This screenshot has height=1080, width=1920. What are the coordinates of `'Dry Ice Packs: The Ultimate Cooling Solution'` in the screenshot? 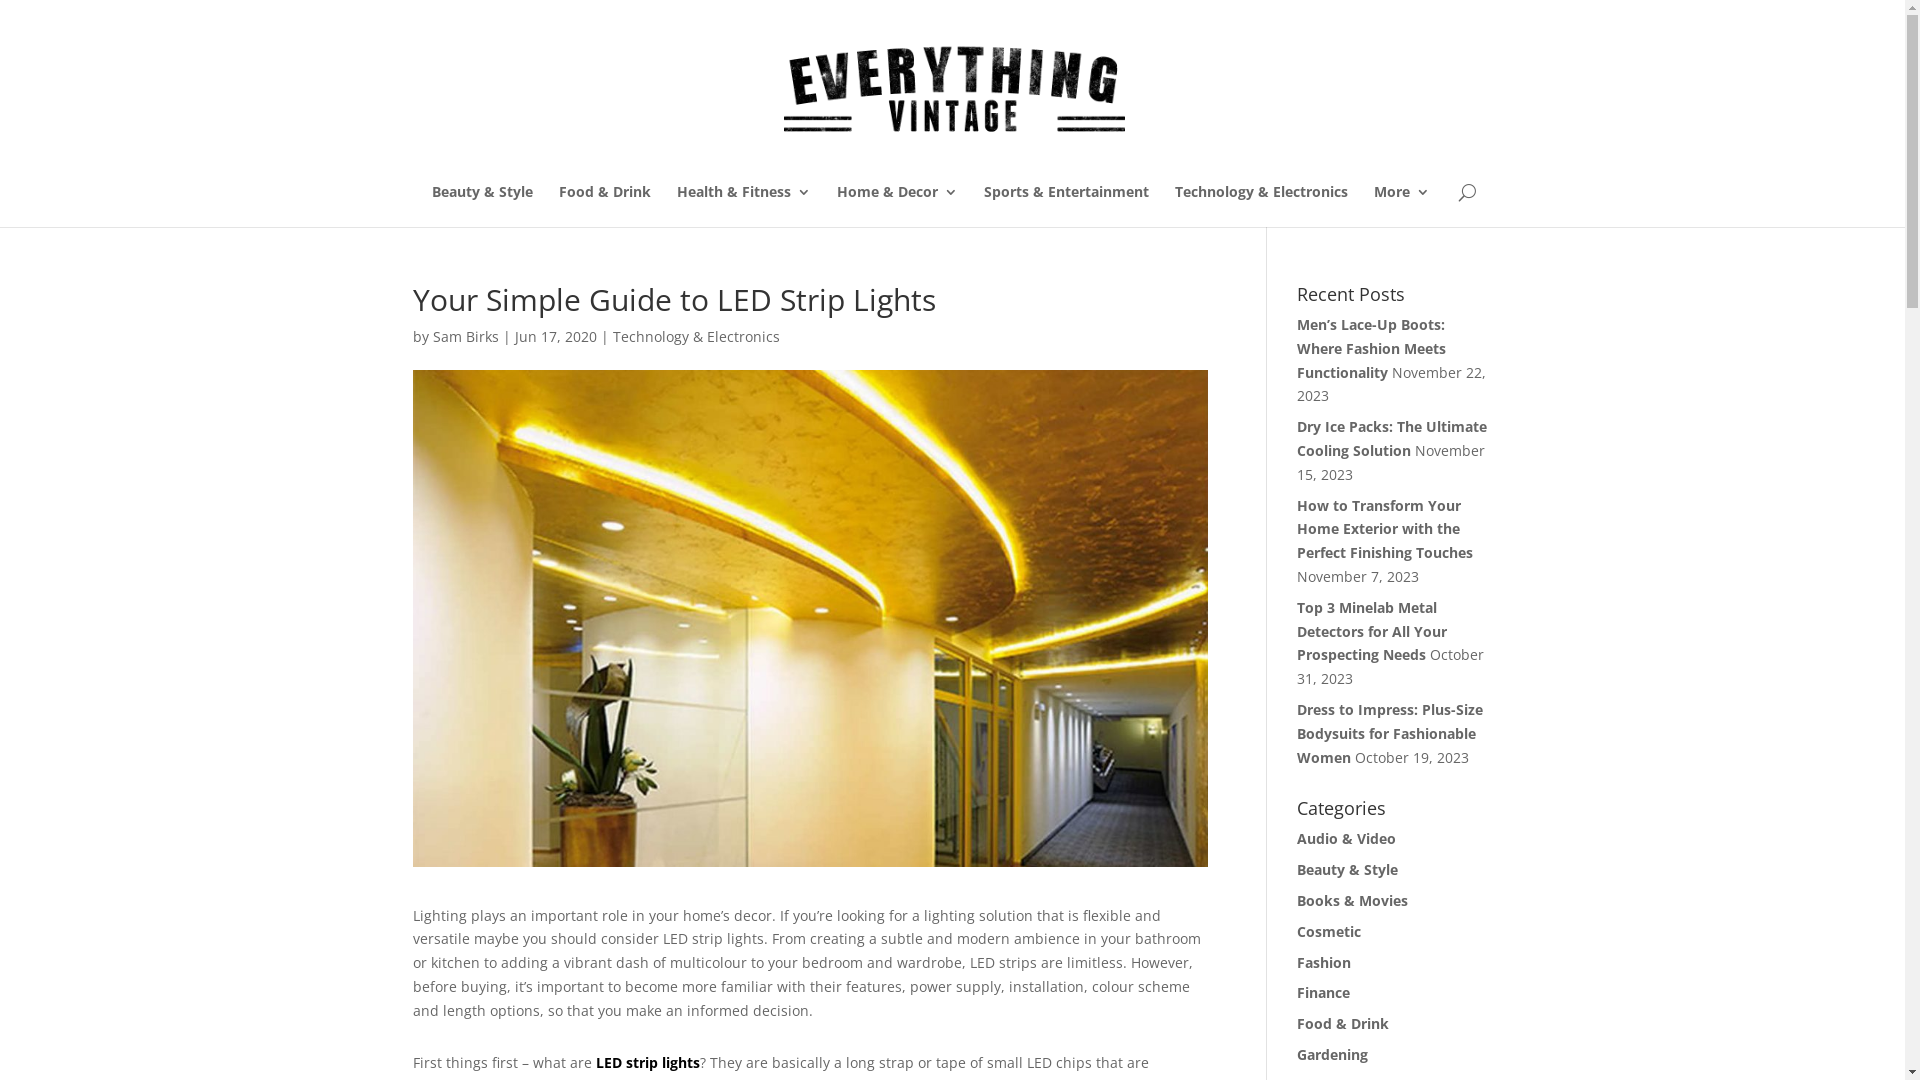 It's located at (1391, 437).